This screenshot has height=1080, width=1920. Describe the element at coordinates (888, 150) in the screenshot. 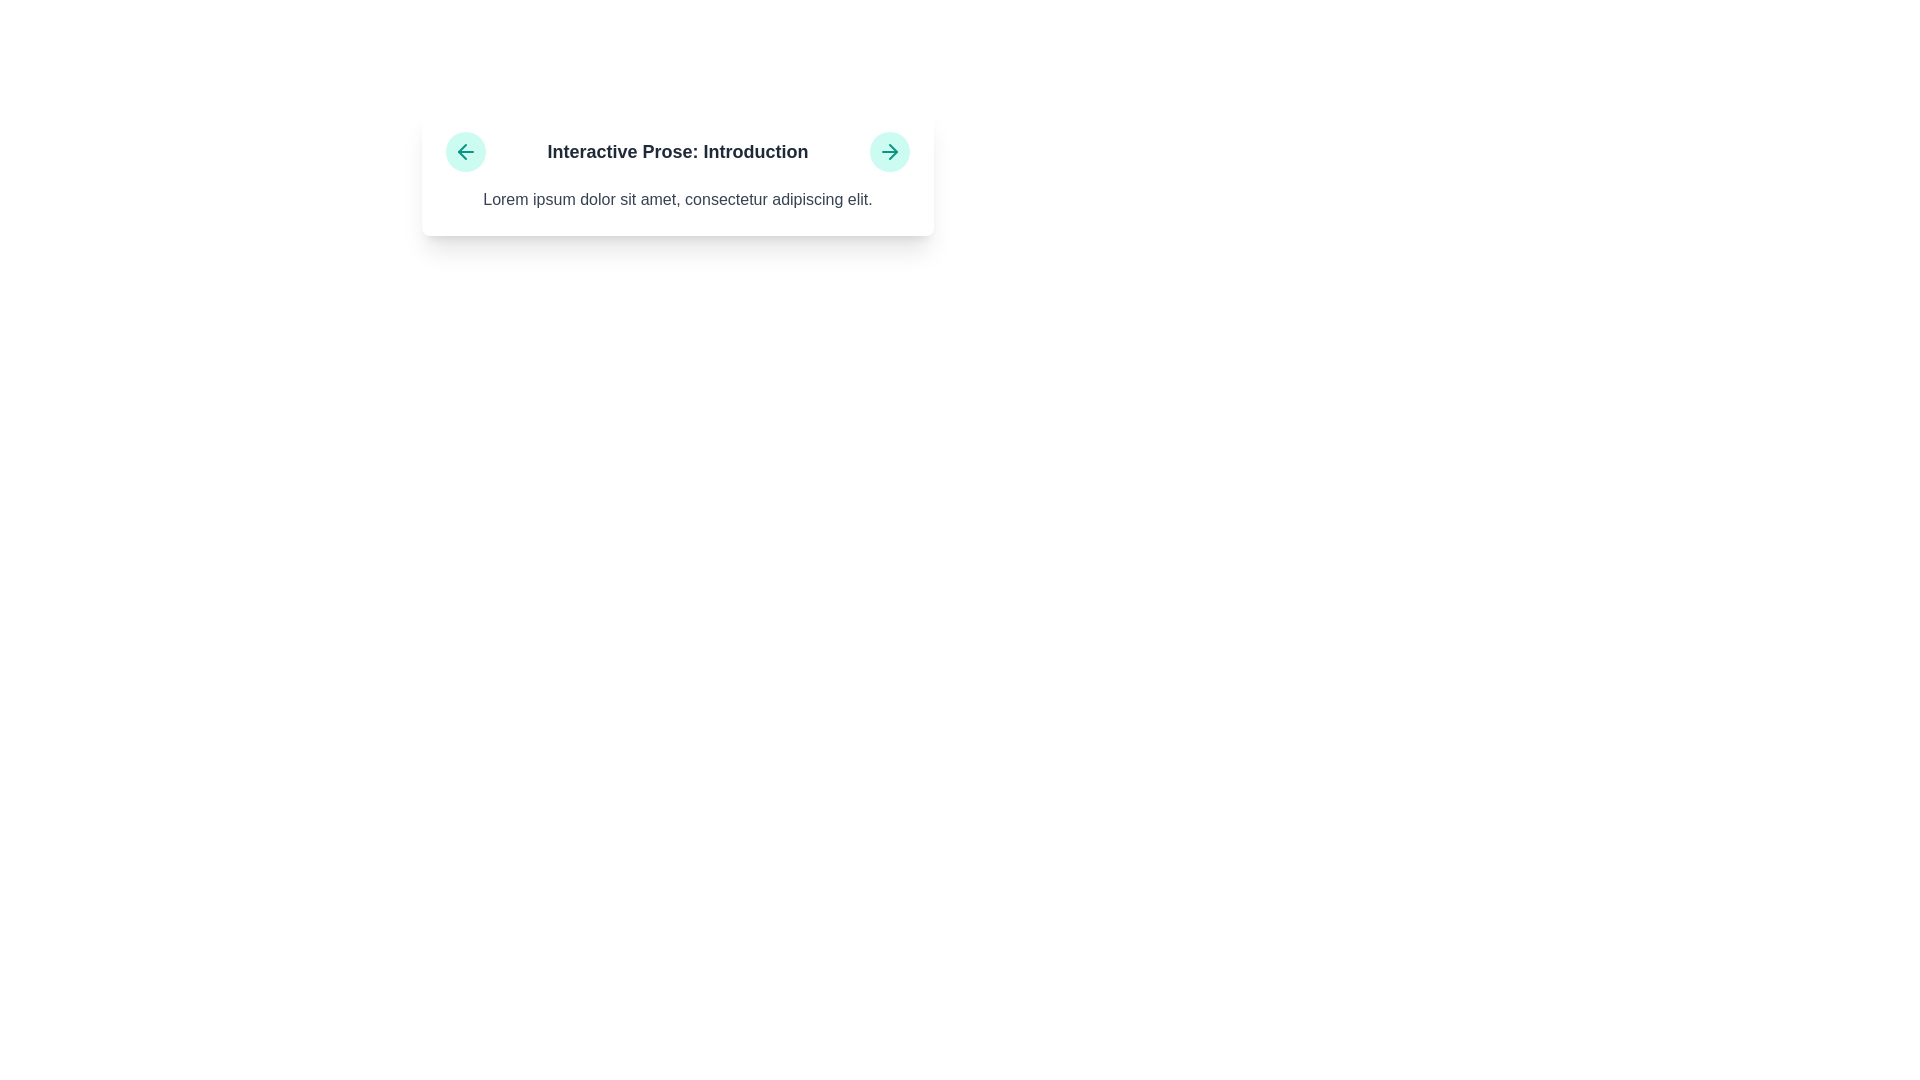

I see `the navigation button icon located at the top-right corner of the content card titled 'Interactive Prose: Introduction'` at that location.